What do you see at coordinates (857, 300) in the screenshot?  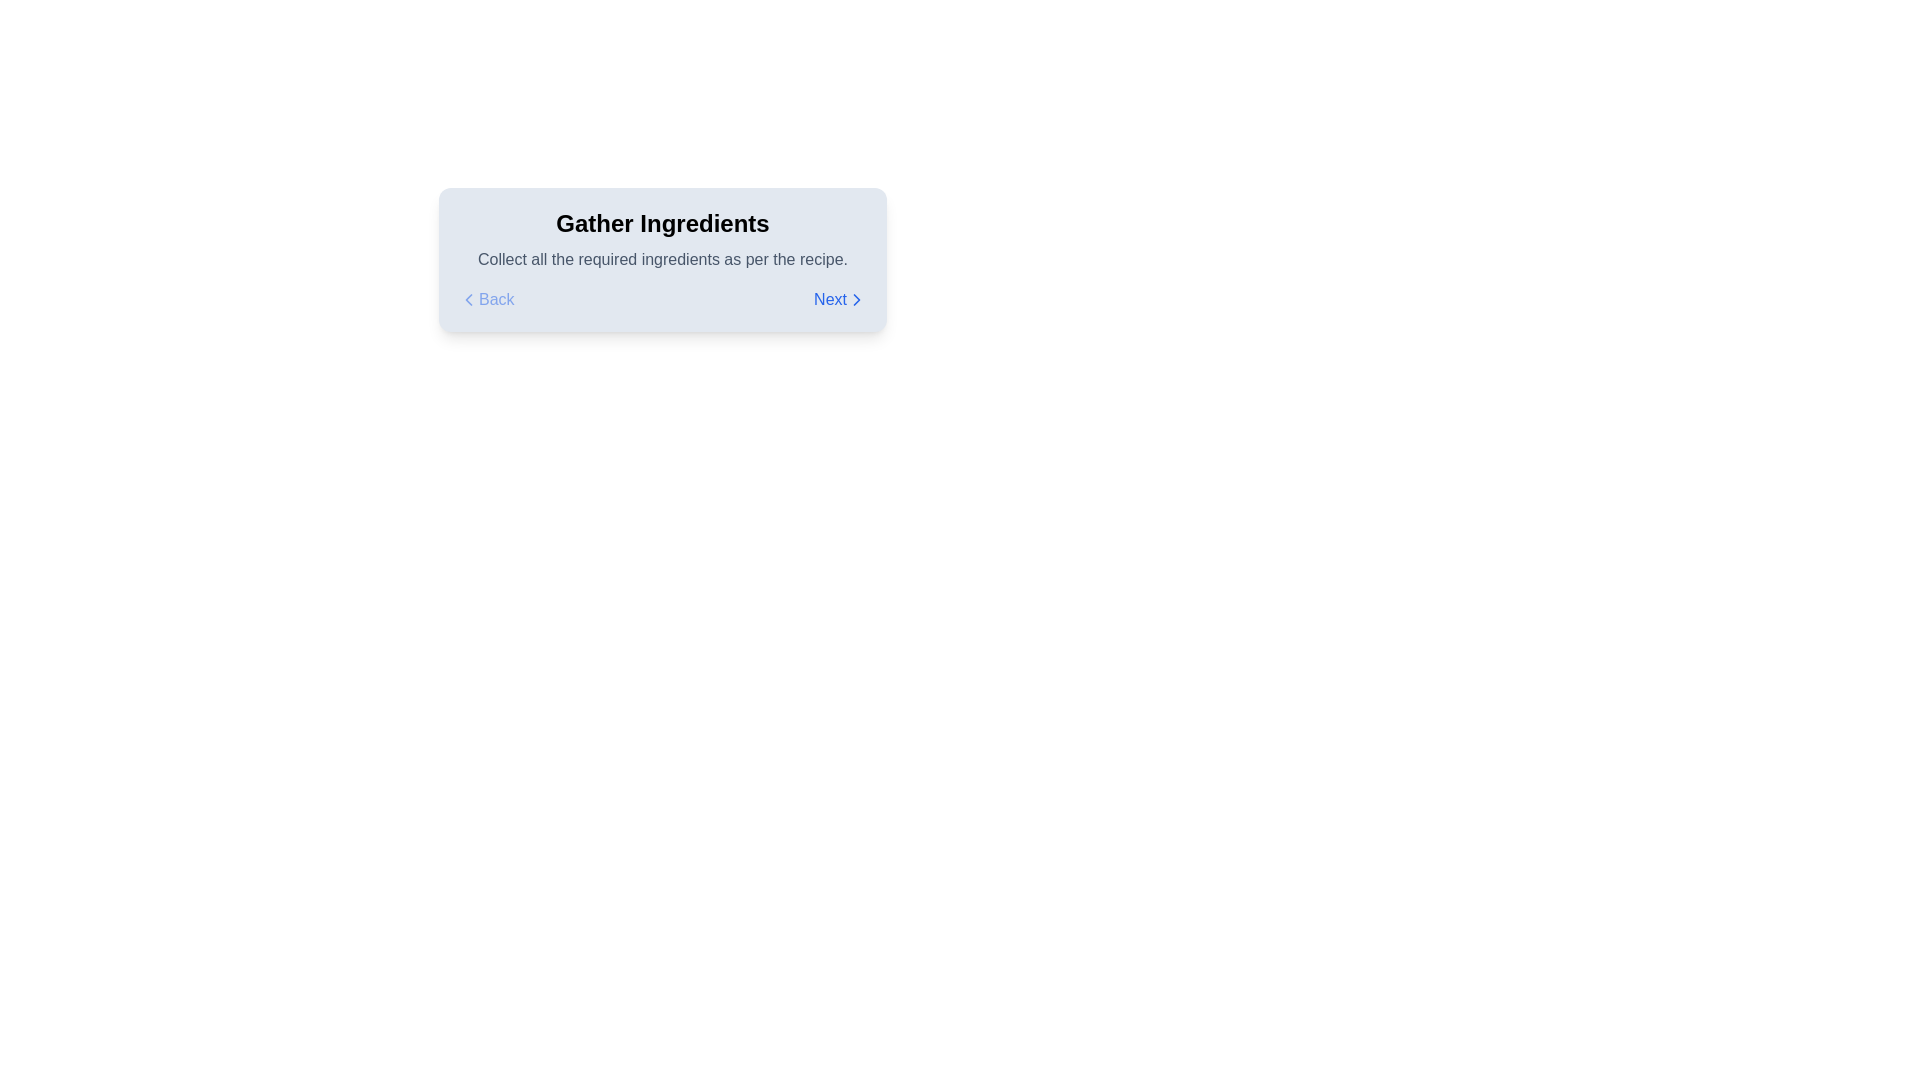 I see `the Chevron Right icon located to the immediate right of the 'Next' label, indicating a forward action on the clickable 'Next' button at the bottom-right corner of the card UI panel` at bounding box center [857, 300].